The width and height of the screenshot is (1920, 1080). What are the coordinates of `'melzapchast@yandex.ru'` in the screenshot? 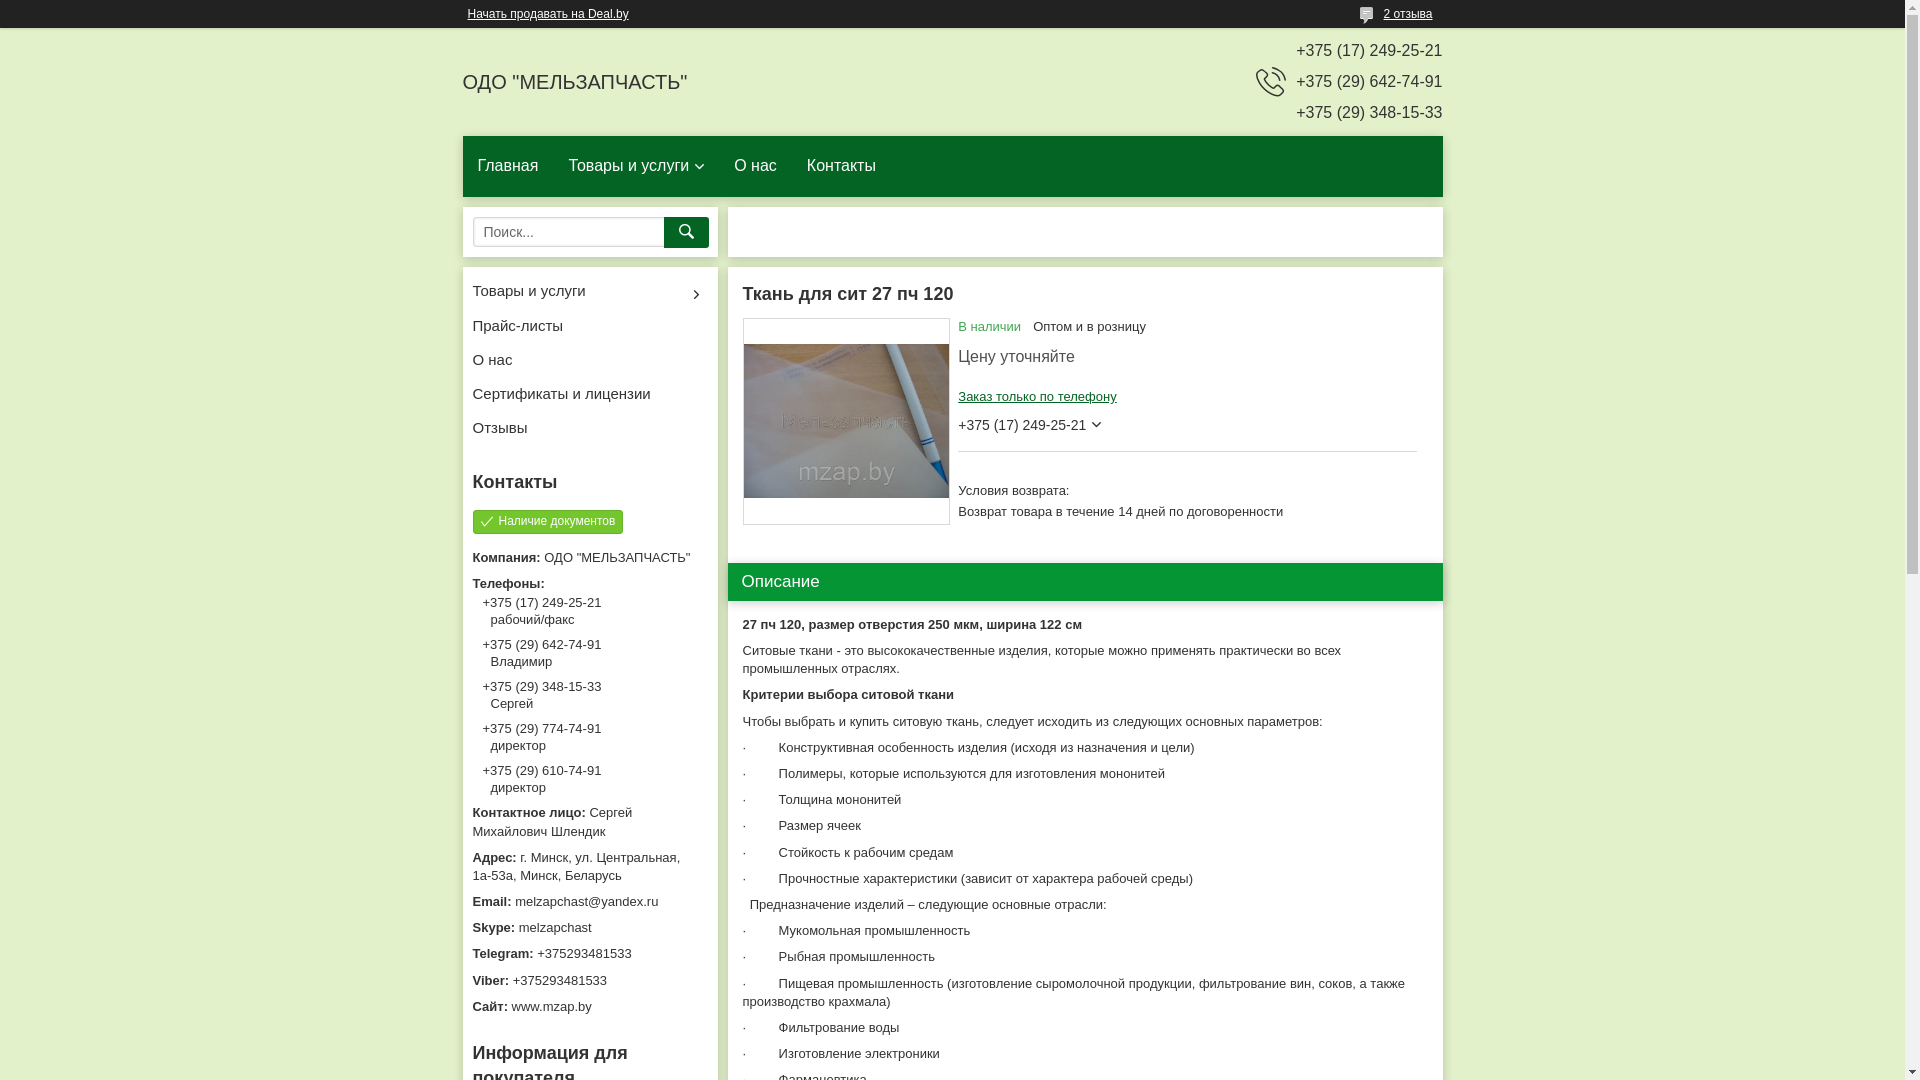 It's located at (588, 902).